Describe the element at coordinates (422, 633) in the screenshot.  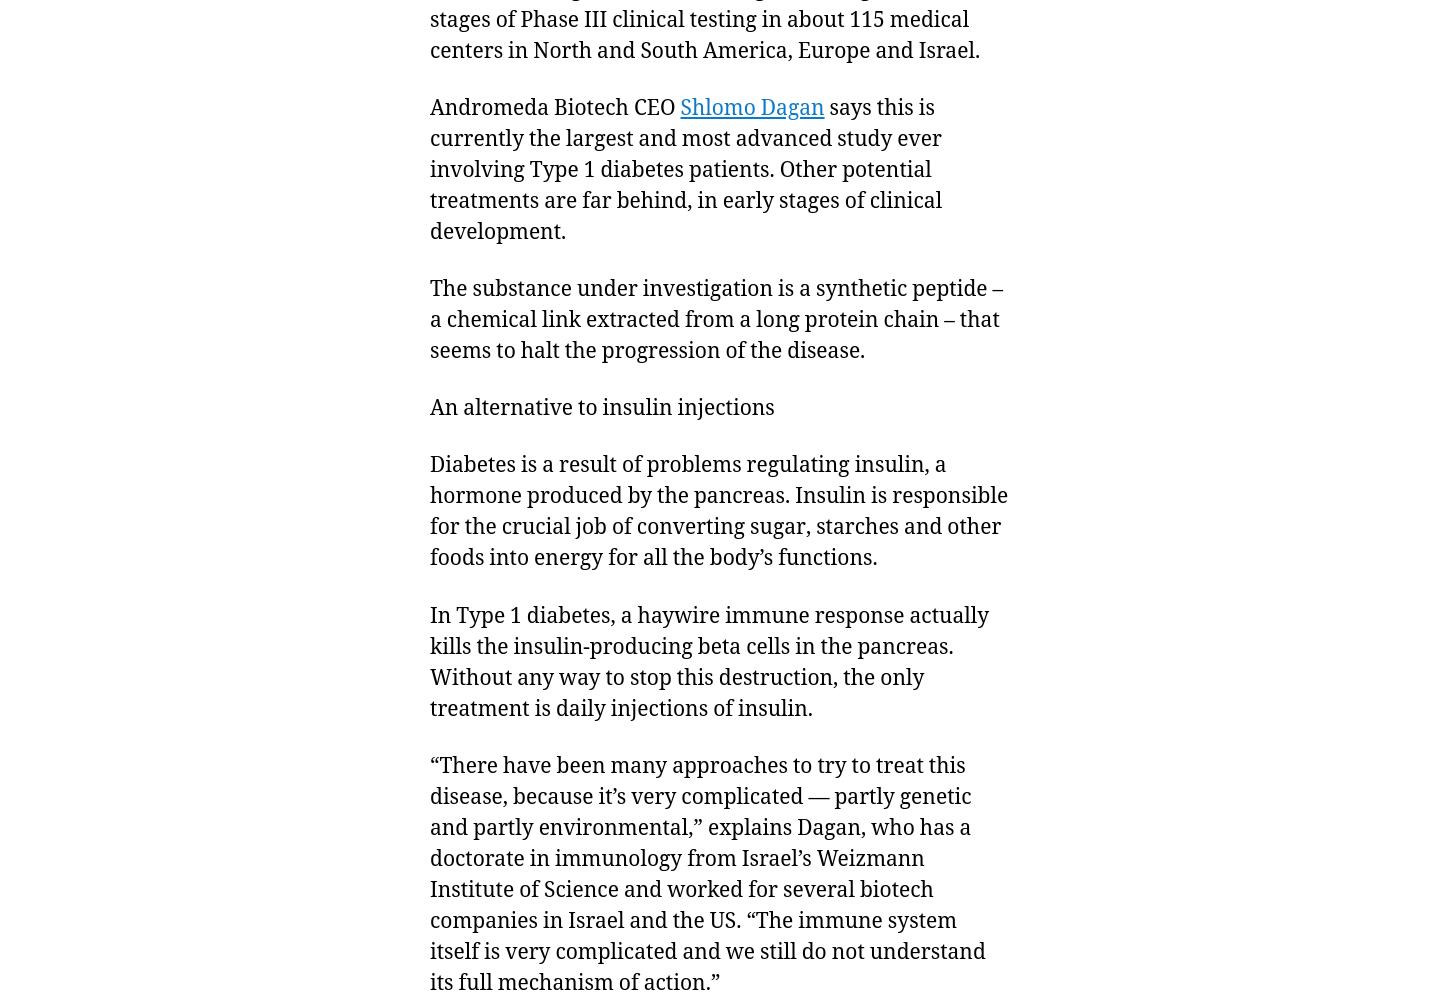
I see `'Smart Grid has trouble attracting smart money'` at that location.